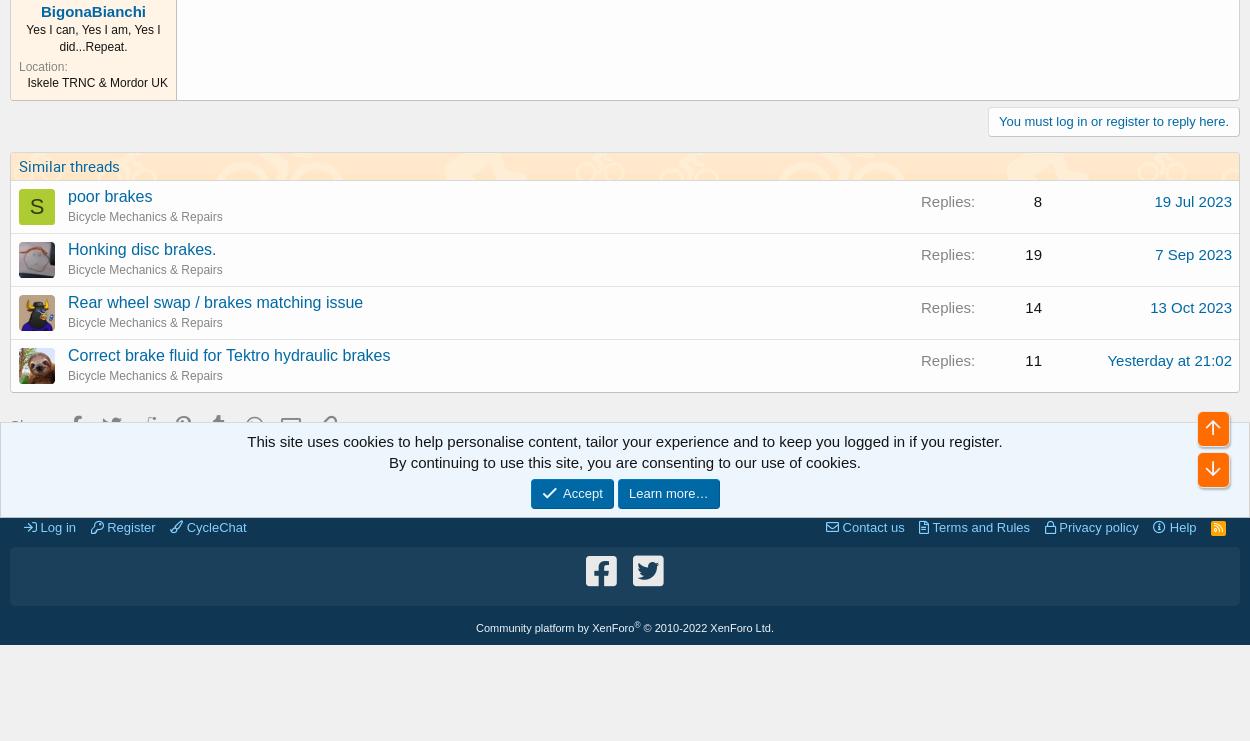  I want to click on 'Location', so click(41, 65).